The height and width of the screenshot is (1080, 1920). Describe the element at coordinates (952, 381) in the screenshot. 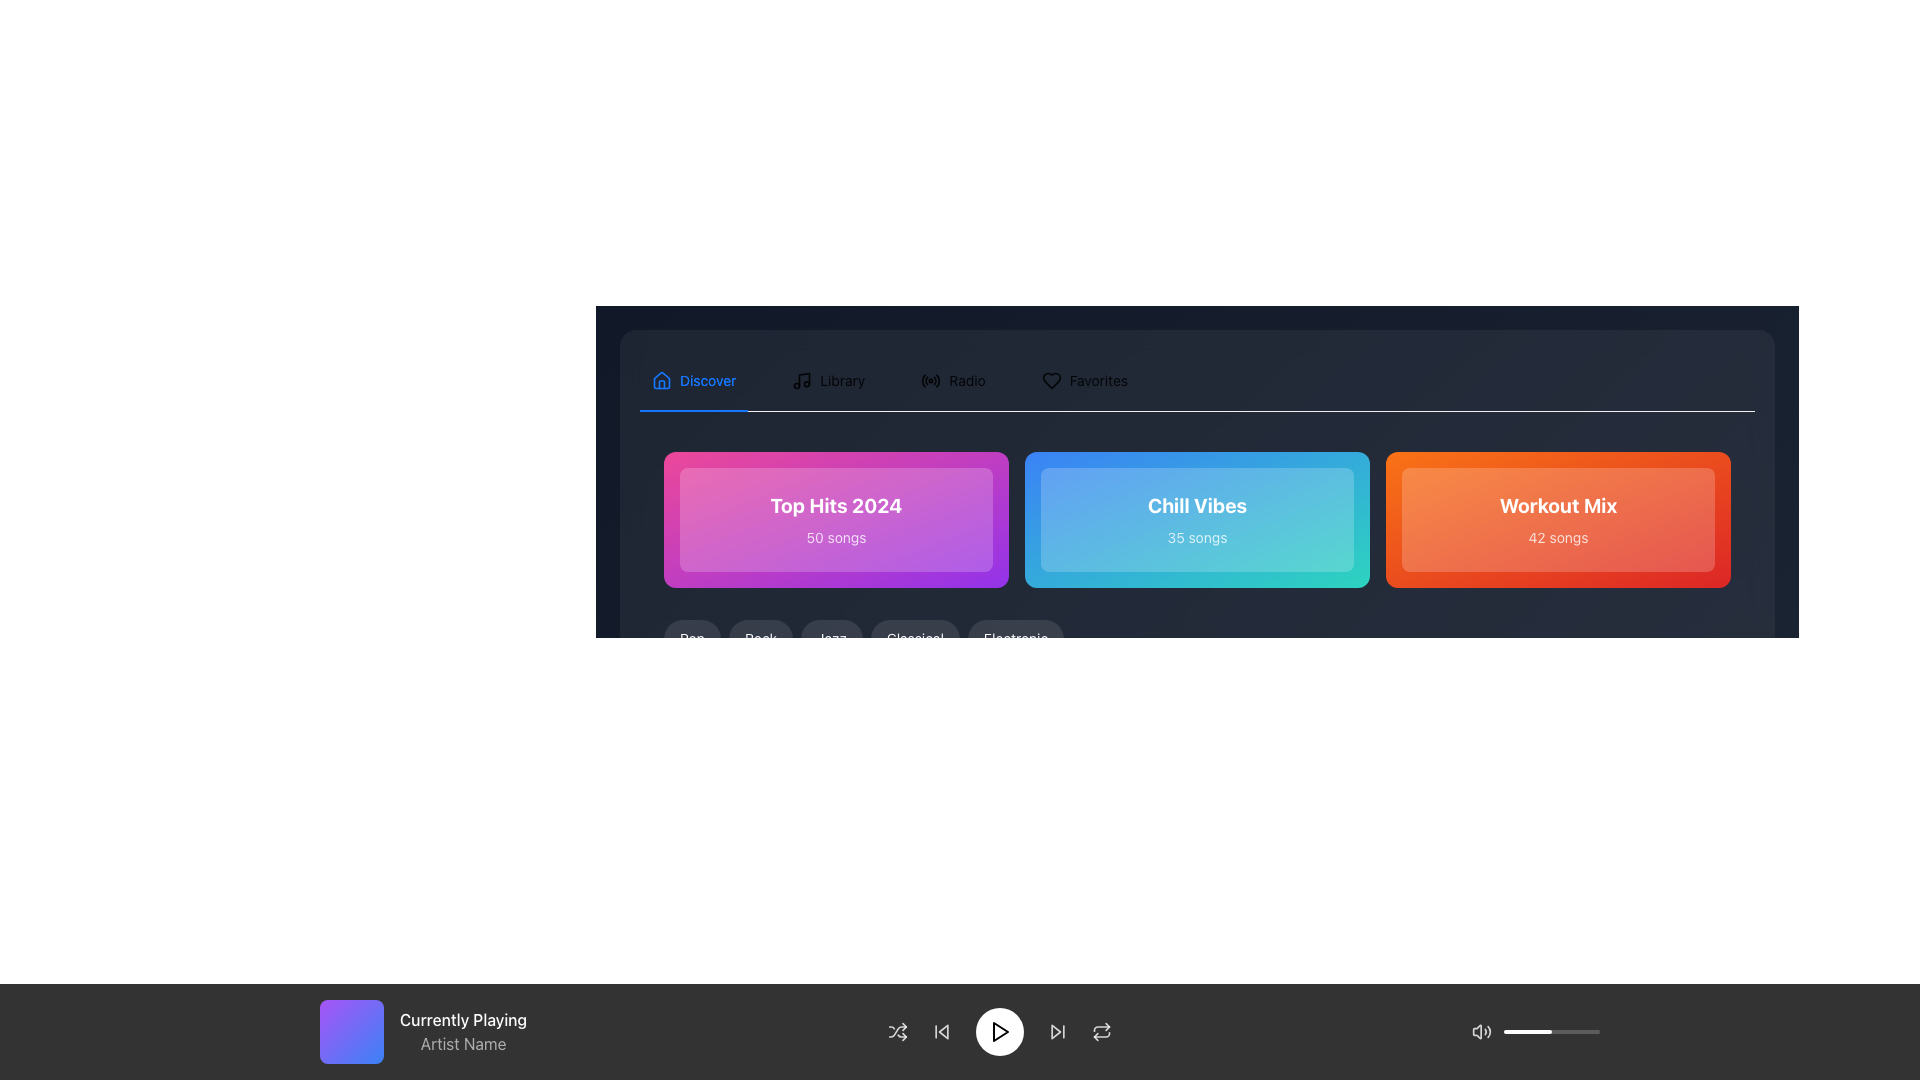

I see `the 'Radio' tab in the navigation bar` at that location.